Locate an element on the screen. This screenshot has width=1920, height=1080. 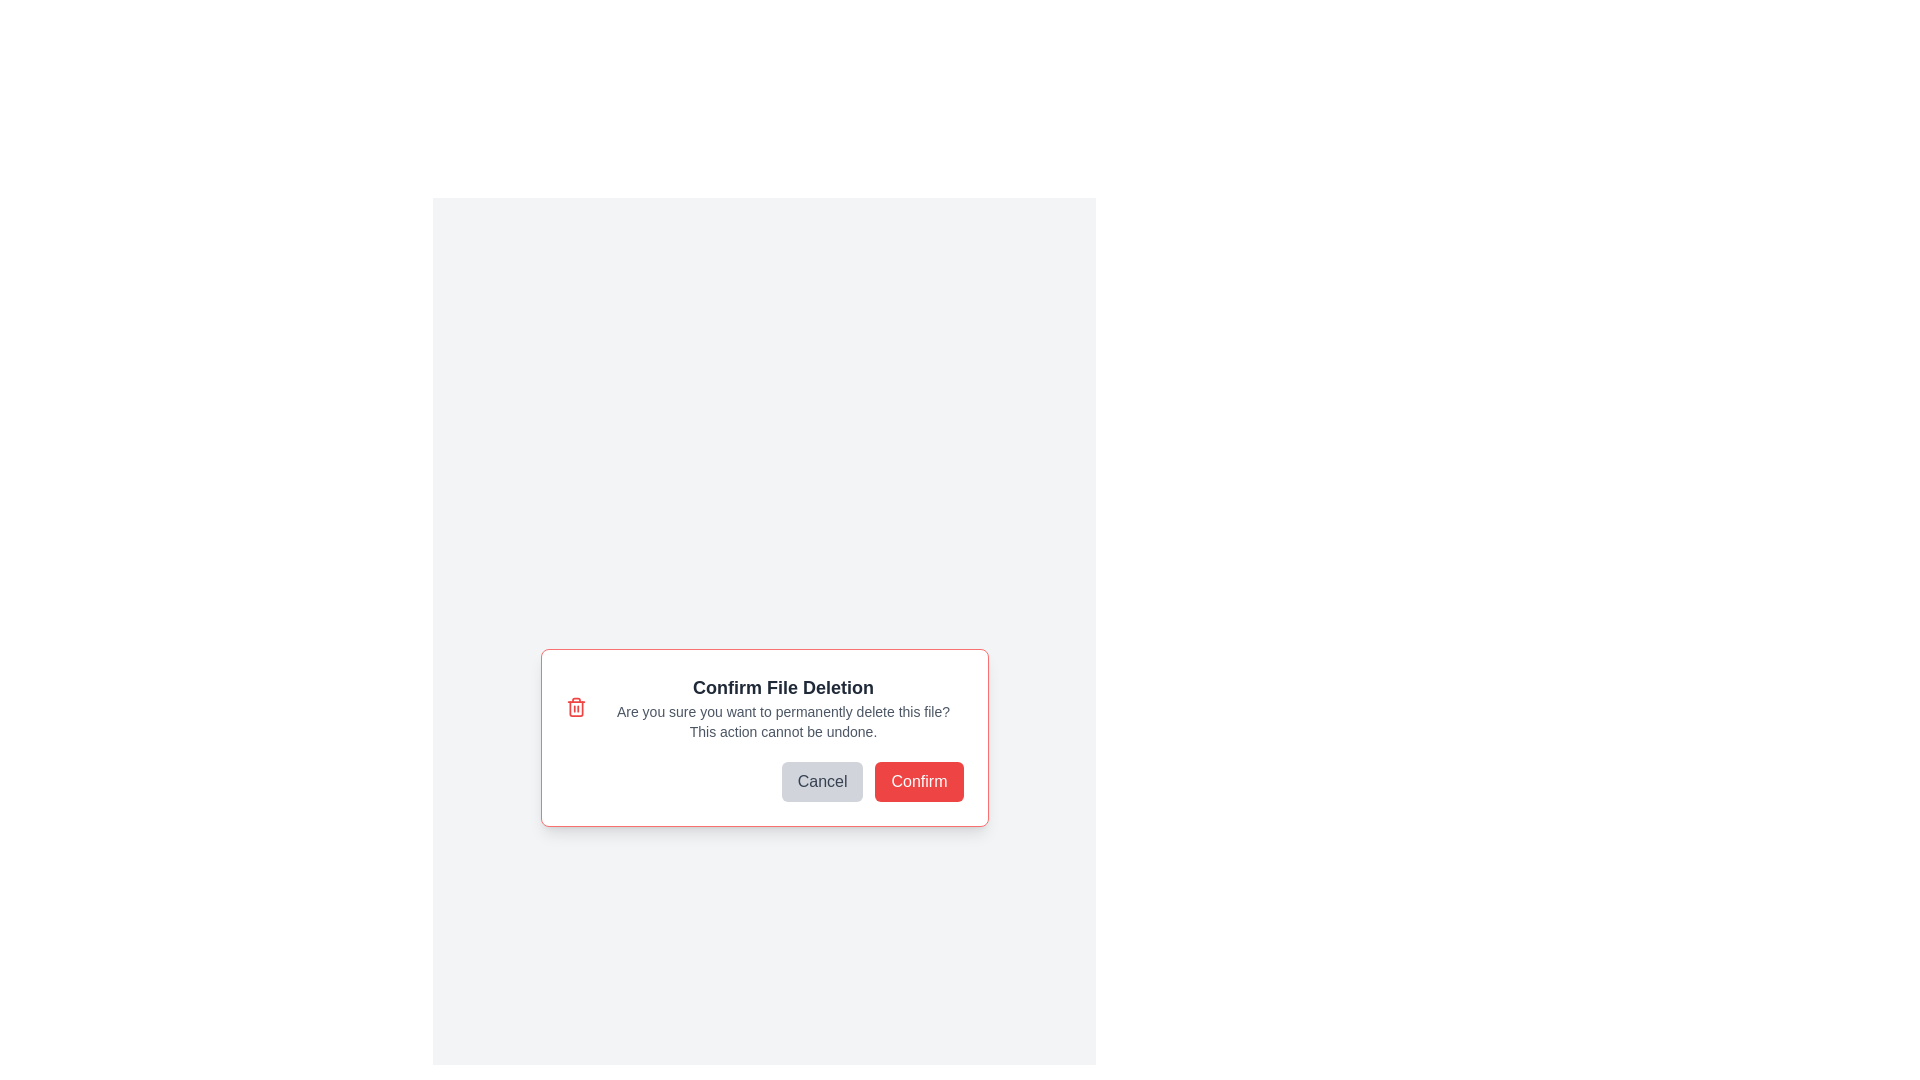
the 'Confirm' button, which is a red rectangular button with rounded corners and white text is located at coordinates (918, 781).